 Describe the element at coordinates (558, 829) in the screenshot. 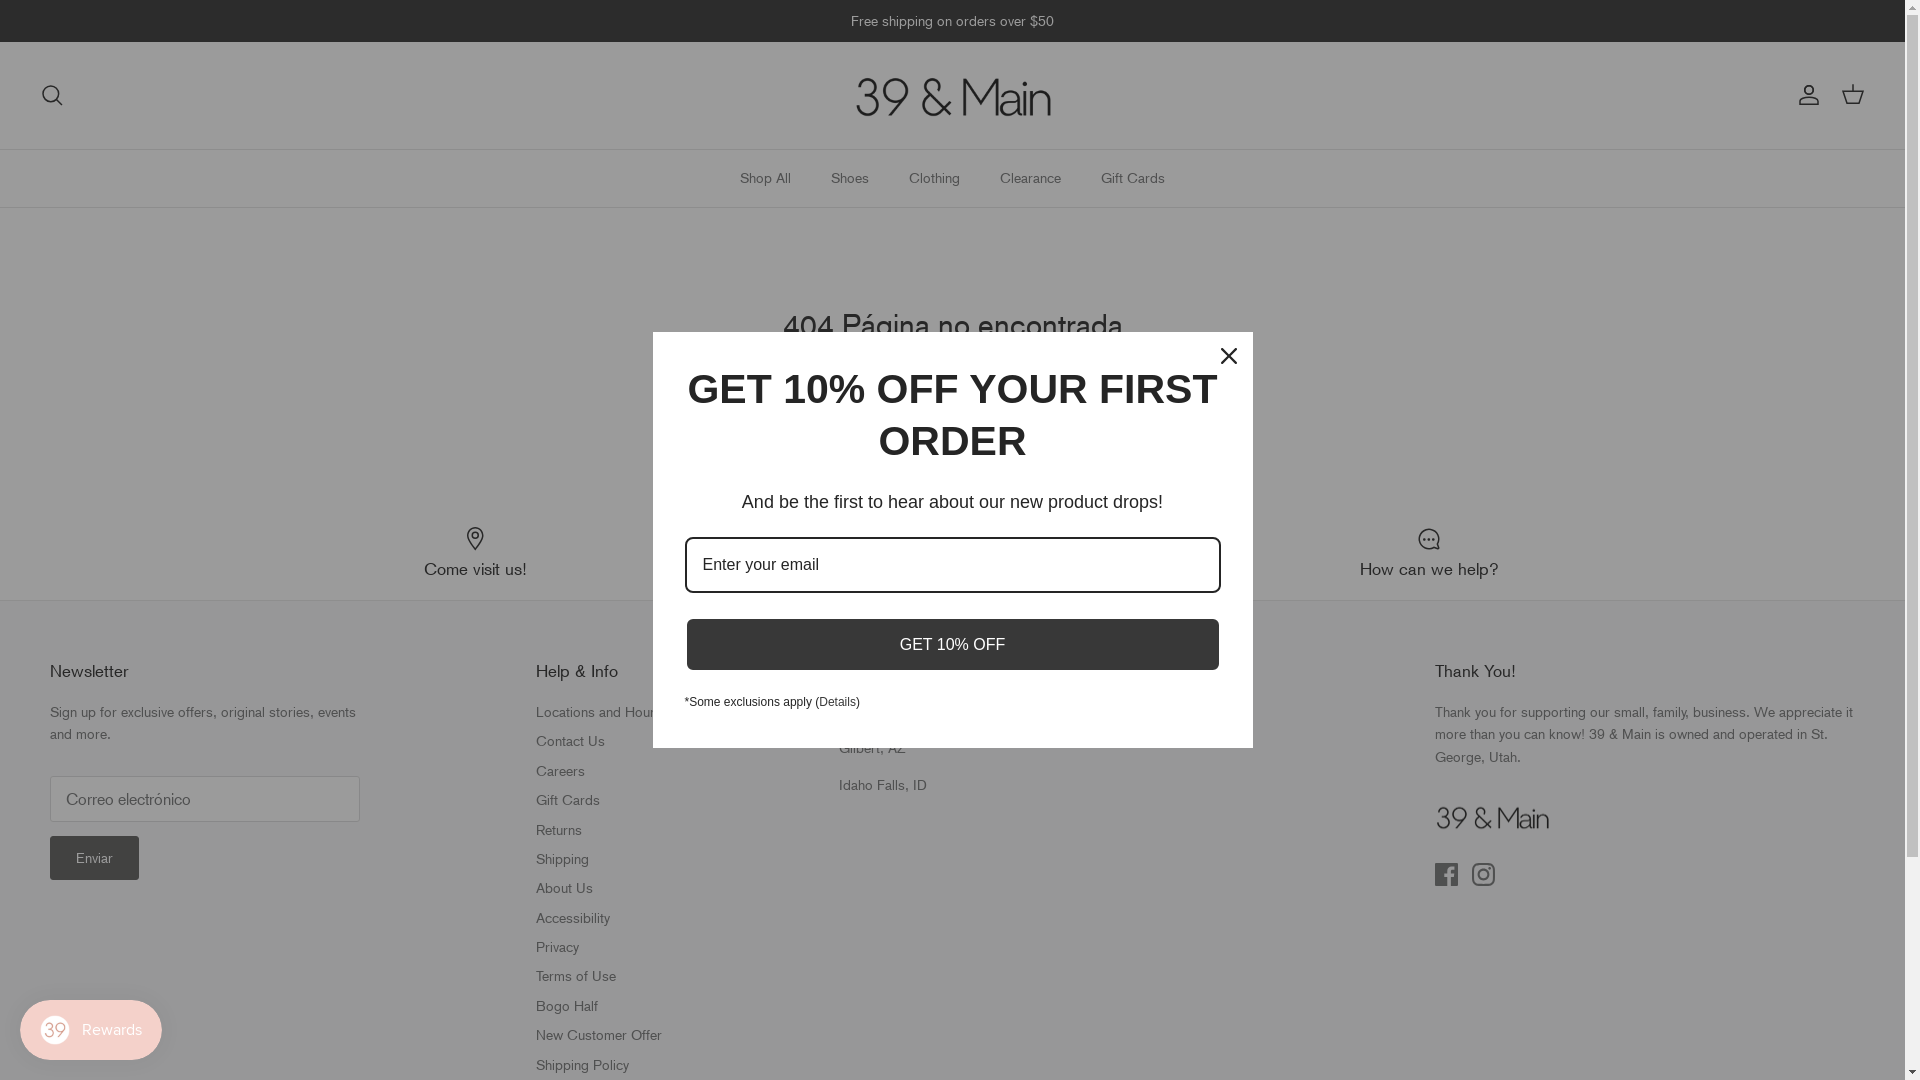

I see `'Returns'` at that location.